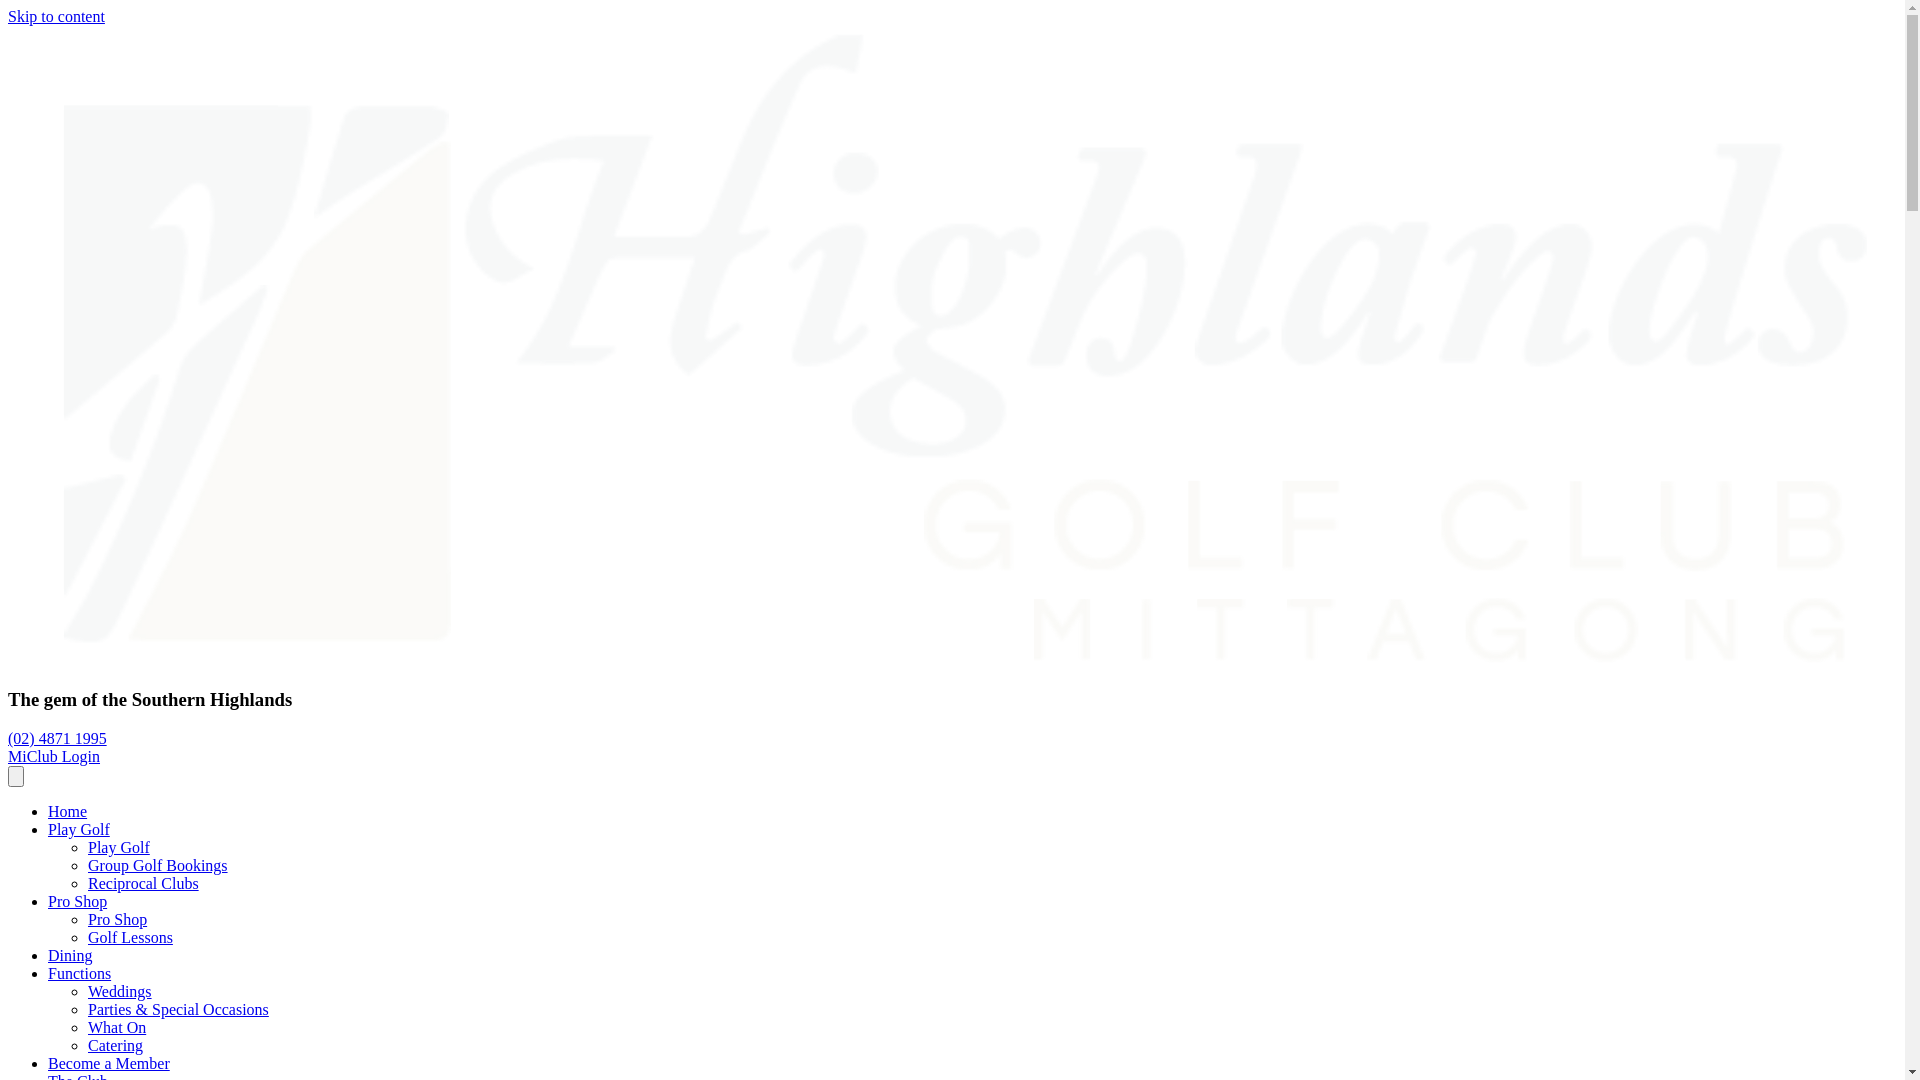 The height and width of the screenshot is (1080, 1920). Describe the element at coordinates (115, 1027) in the screenshot. I see `'What On'` at that location.